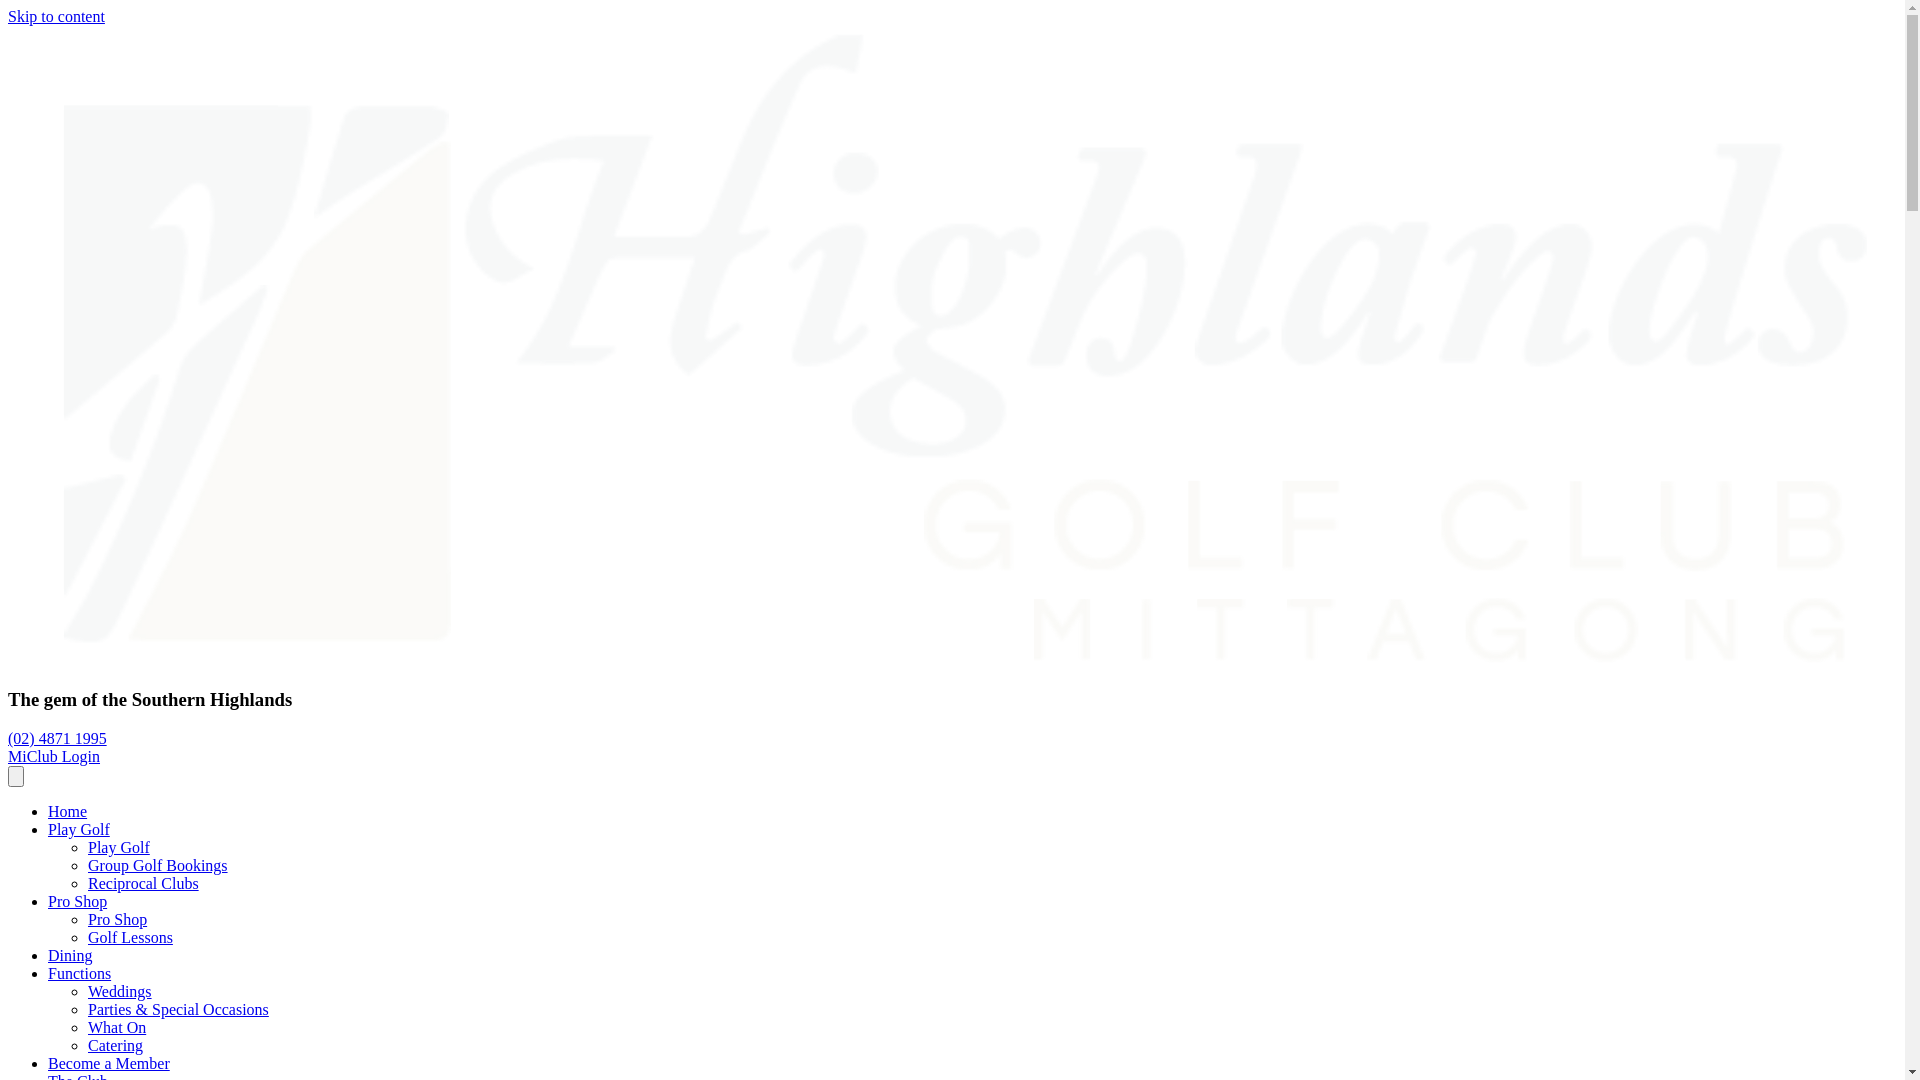 The height and width of the screenshot is (1080, 1920). Describe the element at coordinates (115, 1027) in the screenshot. I see `'What On'` at that location.